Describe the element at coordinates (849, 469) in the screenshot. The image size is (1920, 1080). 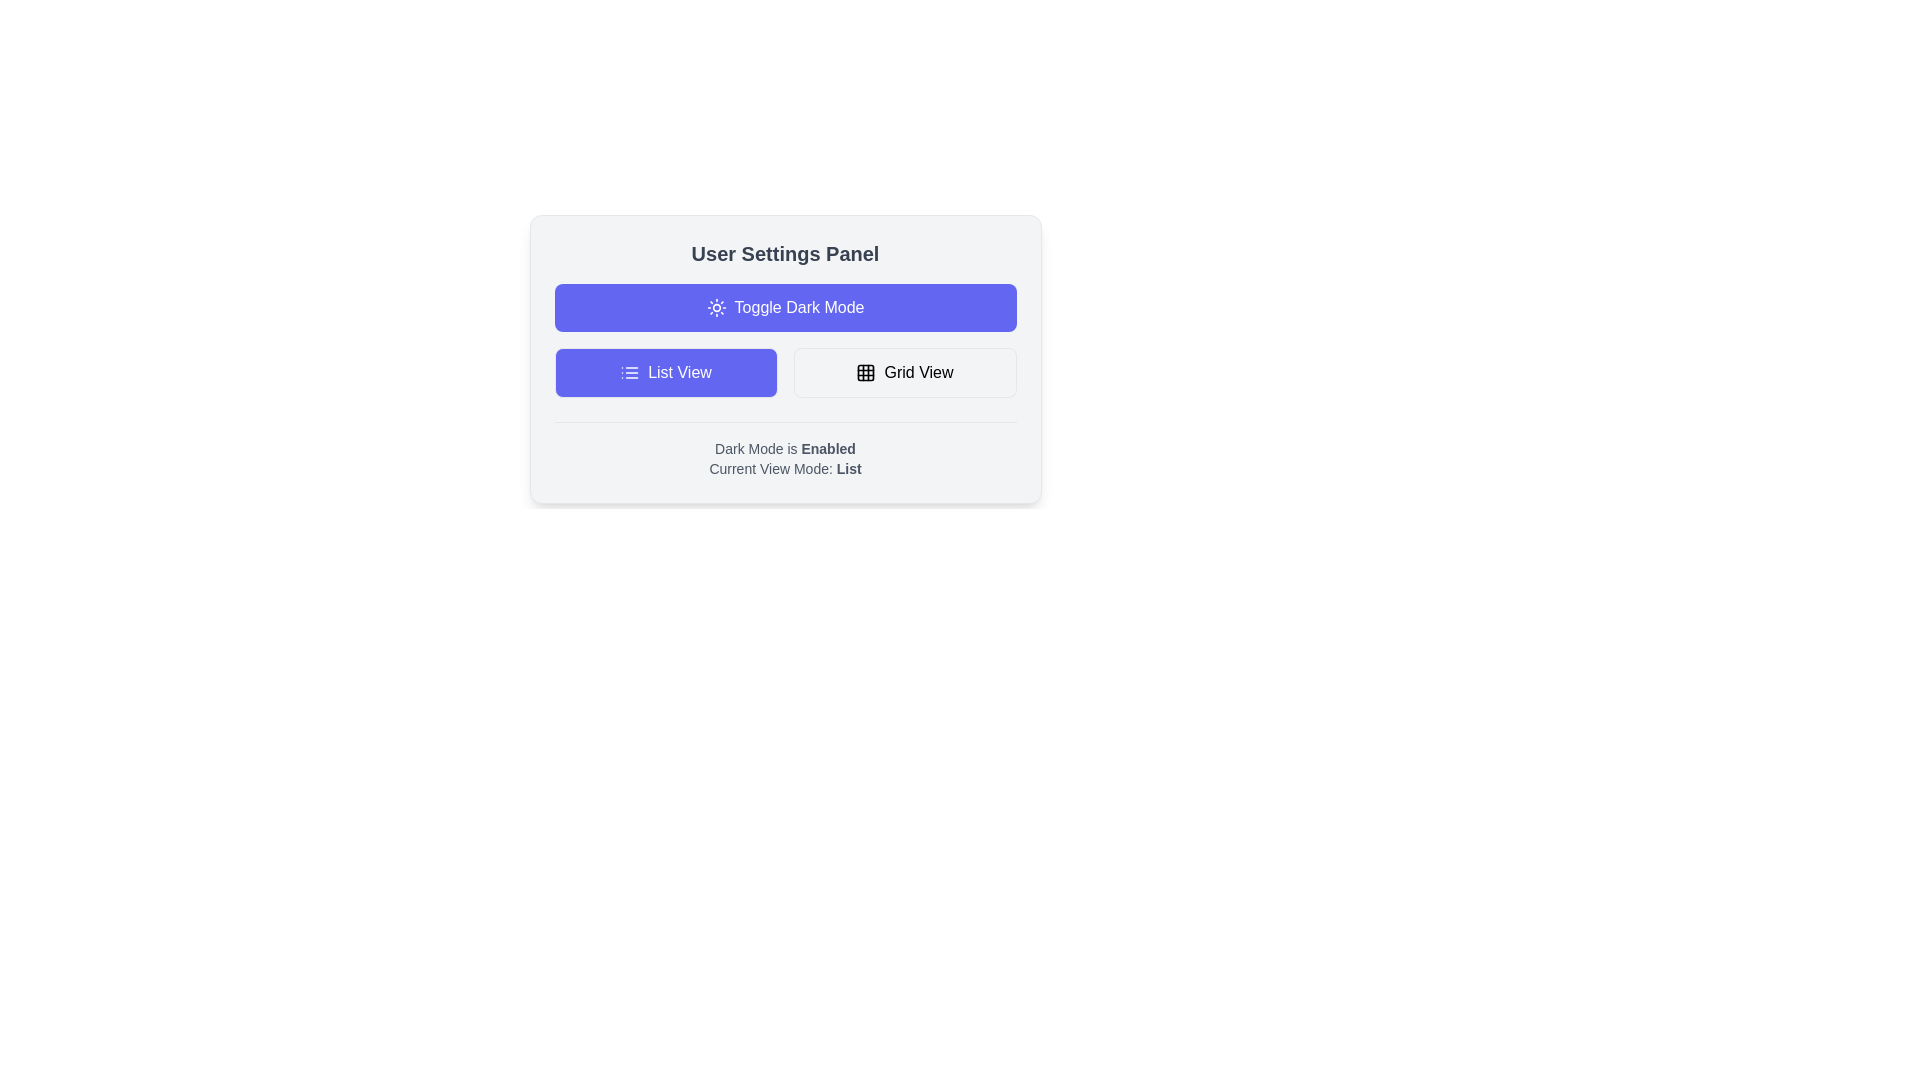
I see `the text label that indicates the current view mode setting of the application, which is positioned at the bottom of the panel interface and reads 'Current View Mode: List'` at that location.